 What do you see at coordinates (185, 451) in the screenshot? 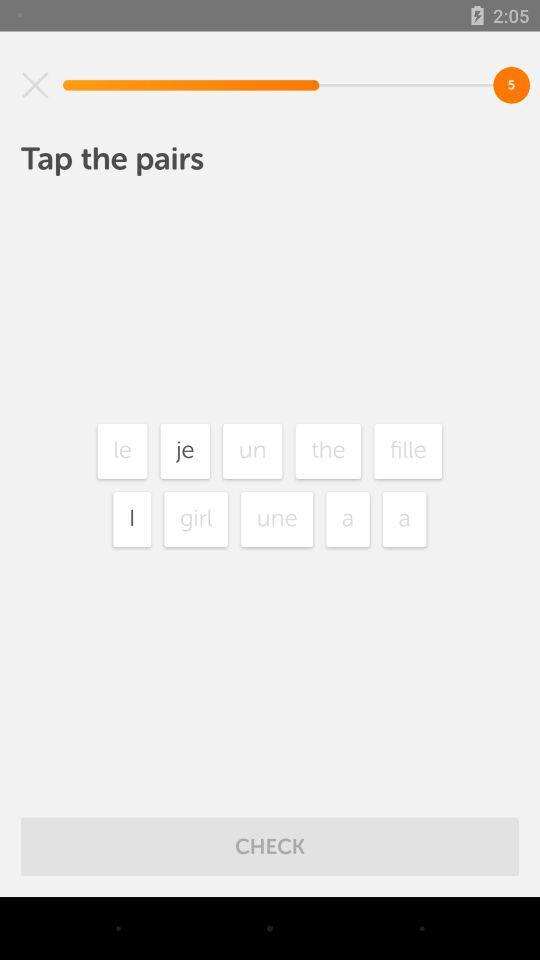
I see `icon to the left of the un icon` at bounding box center [185, 451].